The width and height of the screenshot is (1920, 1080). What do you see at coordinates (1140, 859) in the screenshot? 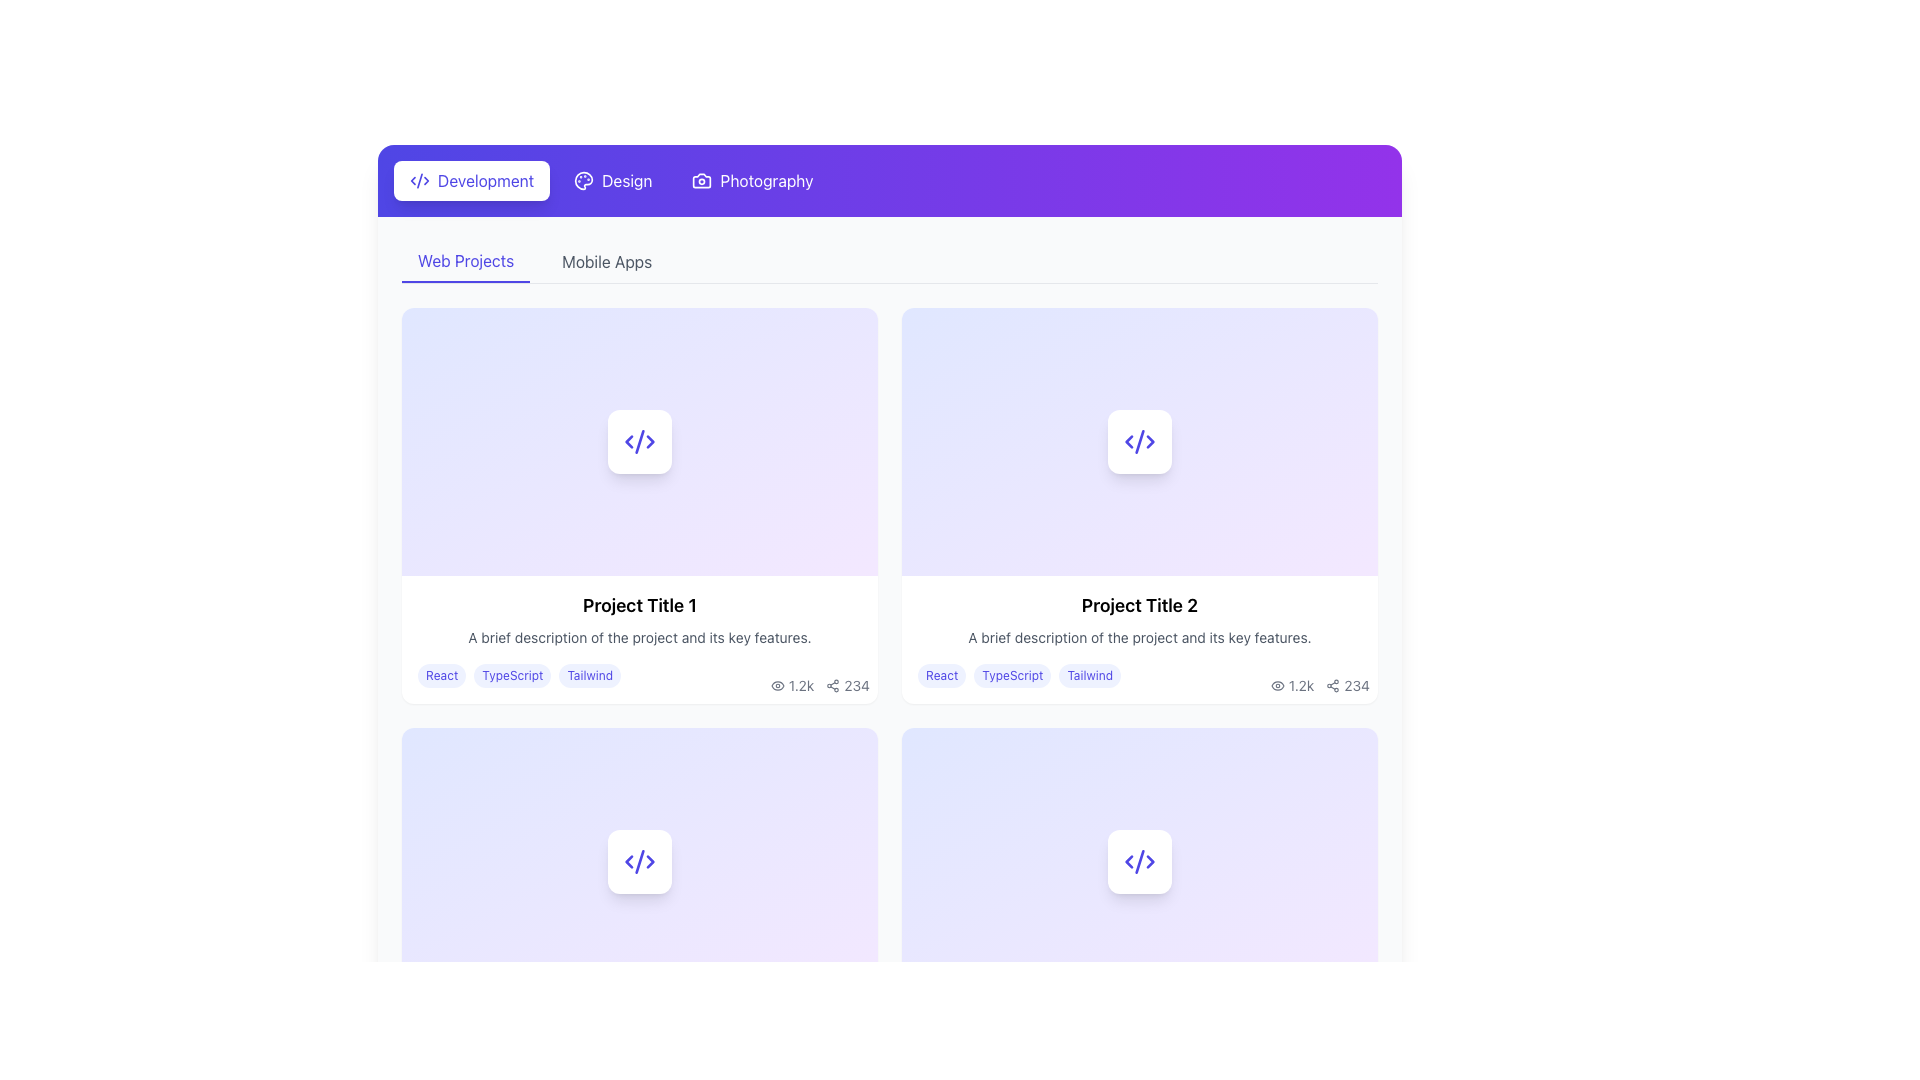
I see `the thumbnail representing 'Project Title 4' in the 'Web Projects' section for interaction` at bounding box center [1140, 859].